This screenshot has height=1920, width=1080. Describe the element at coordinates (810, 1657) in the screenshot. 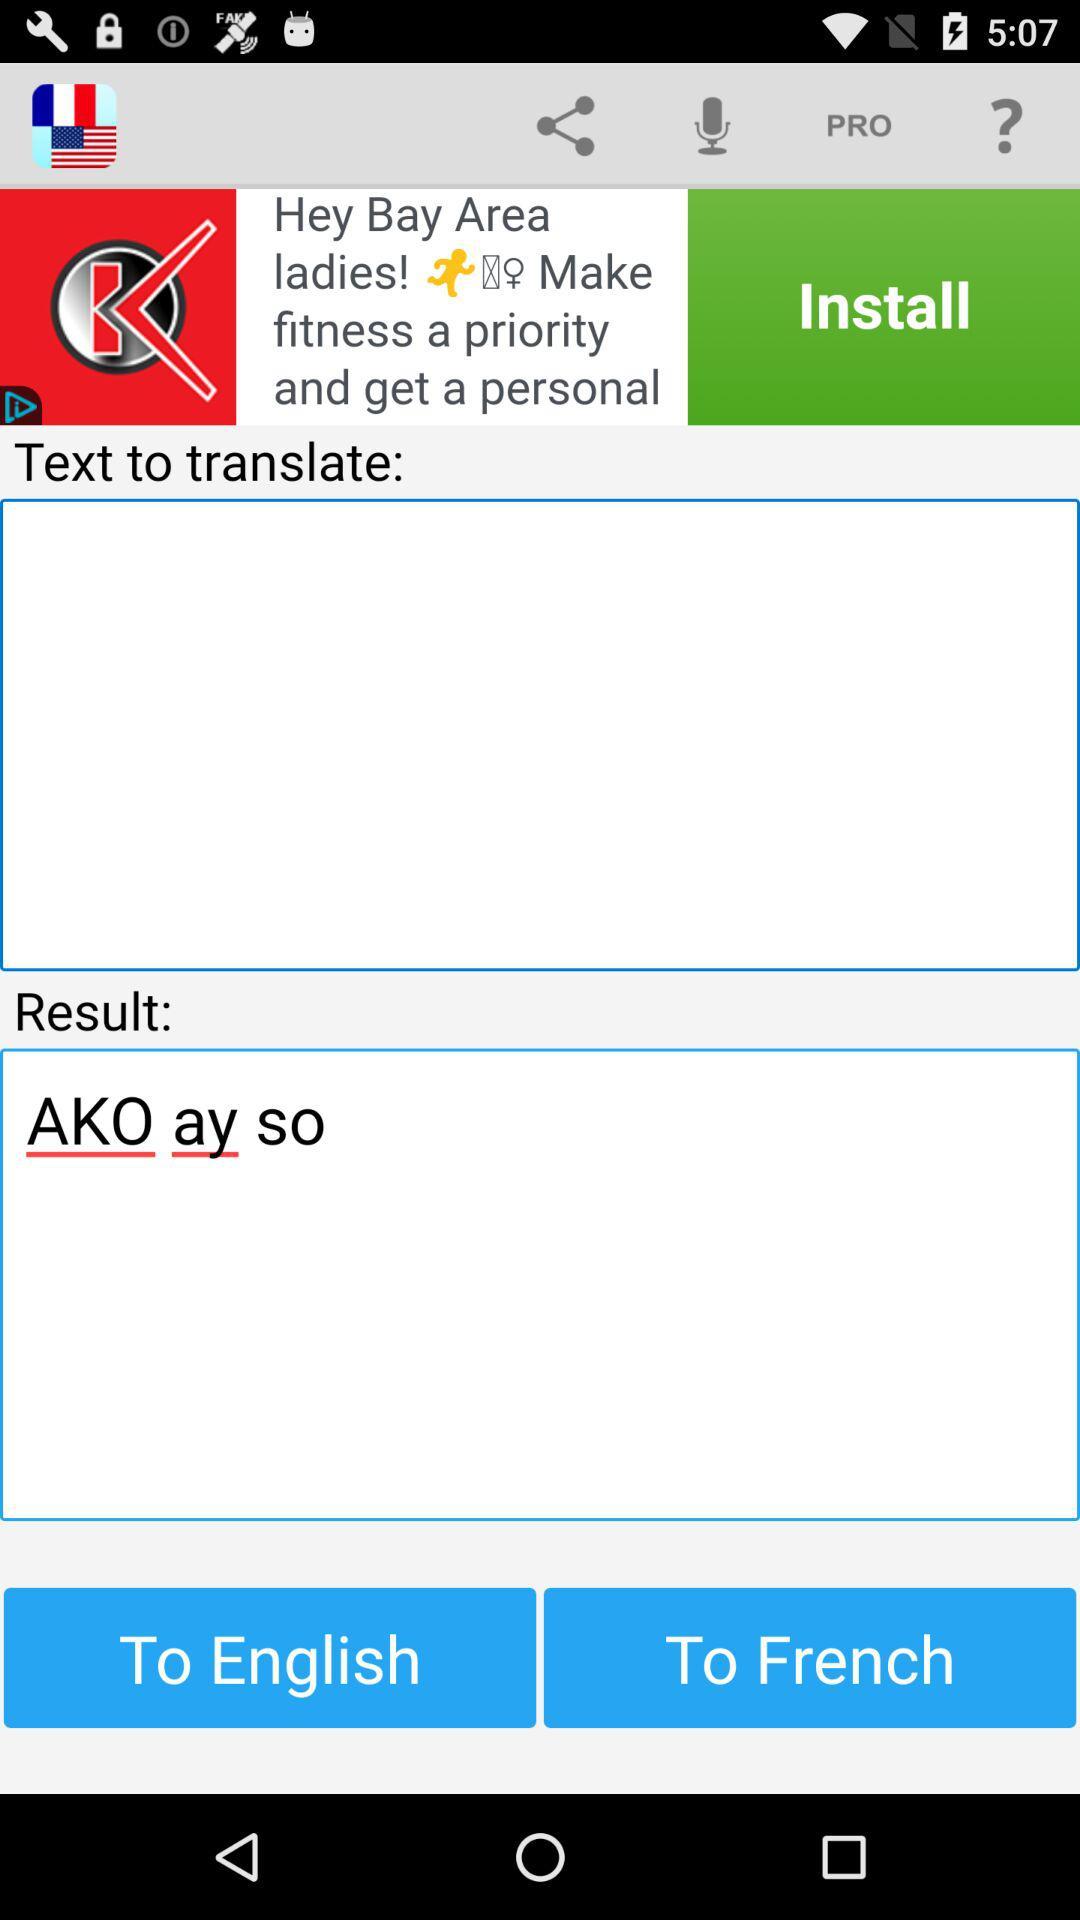

I see `the item at the bottom right corner` at that location.